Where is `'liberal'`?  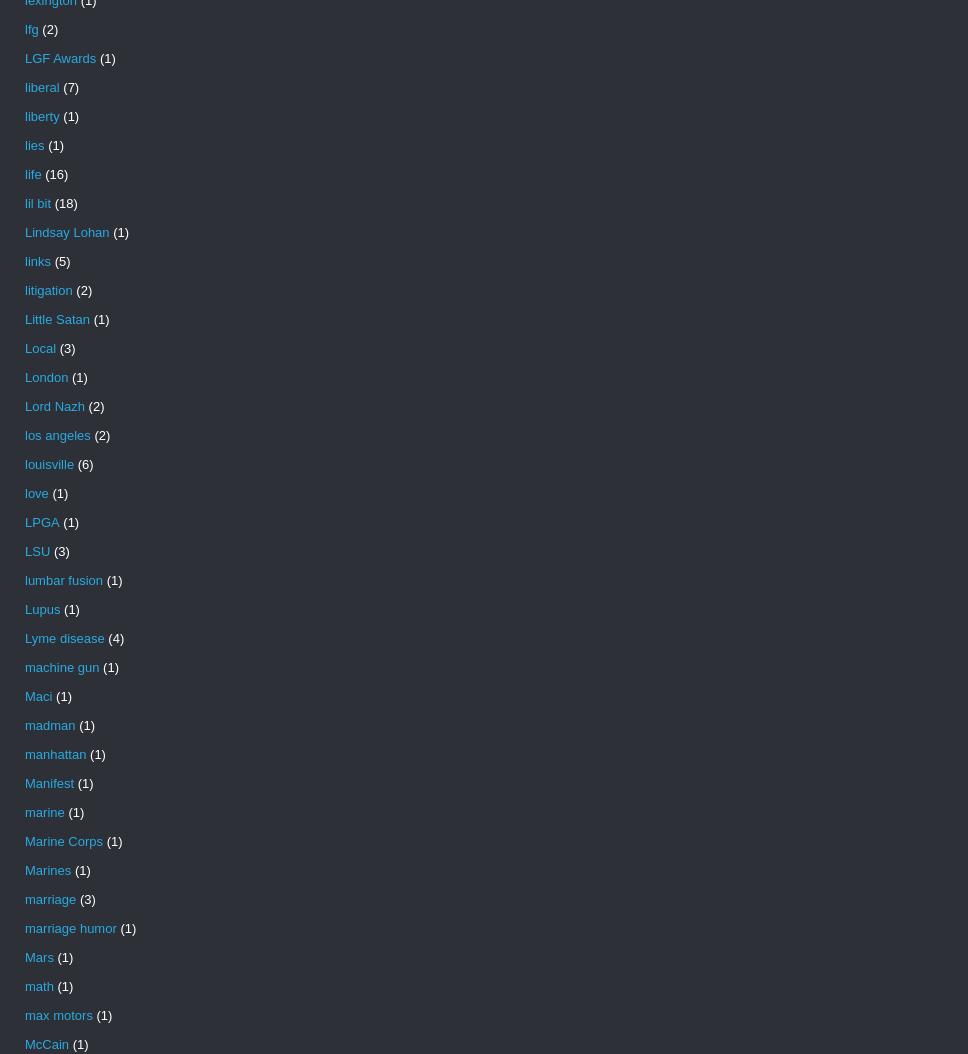
'liberal' is located at coordinates (24, 86).